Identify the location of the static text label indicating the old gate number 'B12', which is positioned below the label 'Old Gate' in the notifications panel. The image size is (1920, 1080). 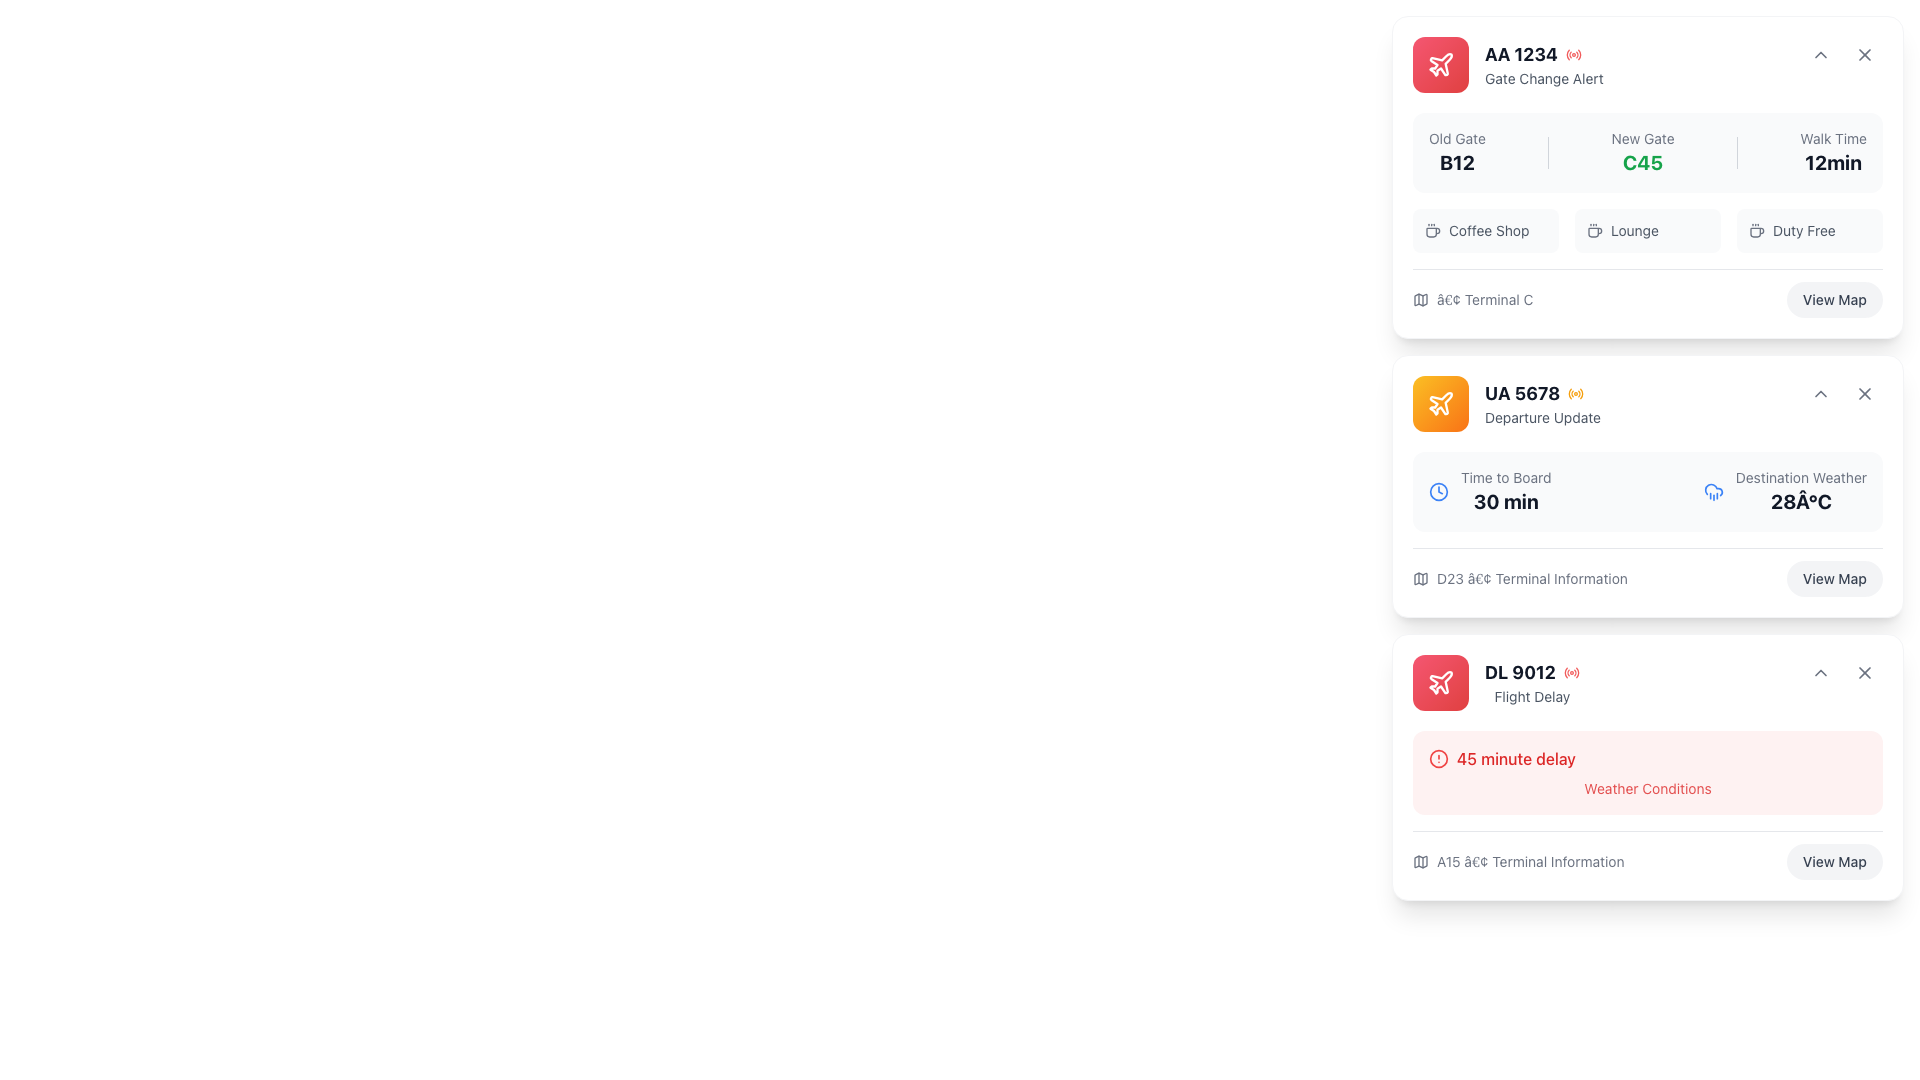
(1457, 152).